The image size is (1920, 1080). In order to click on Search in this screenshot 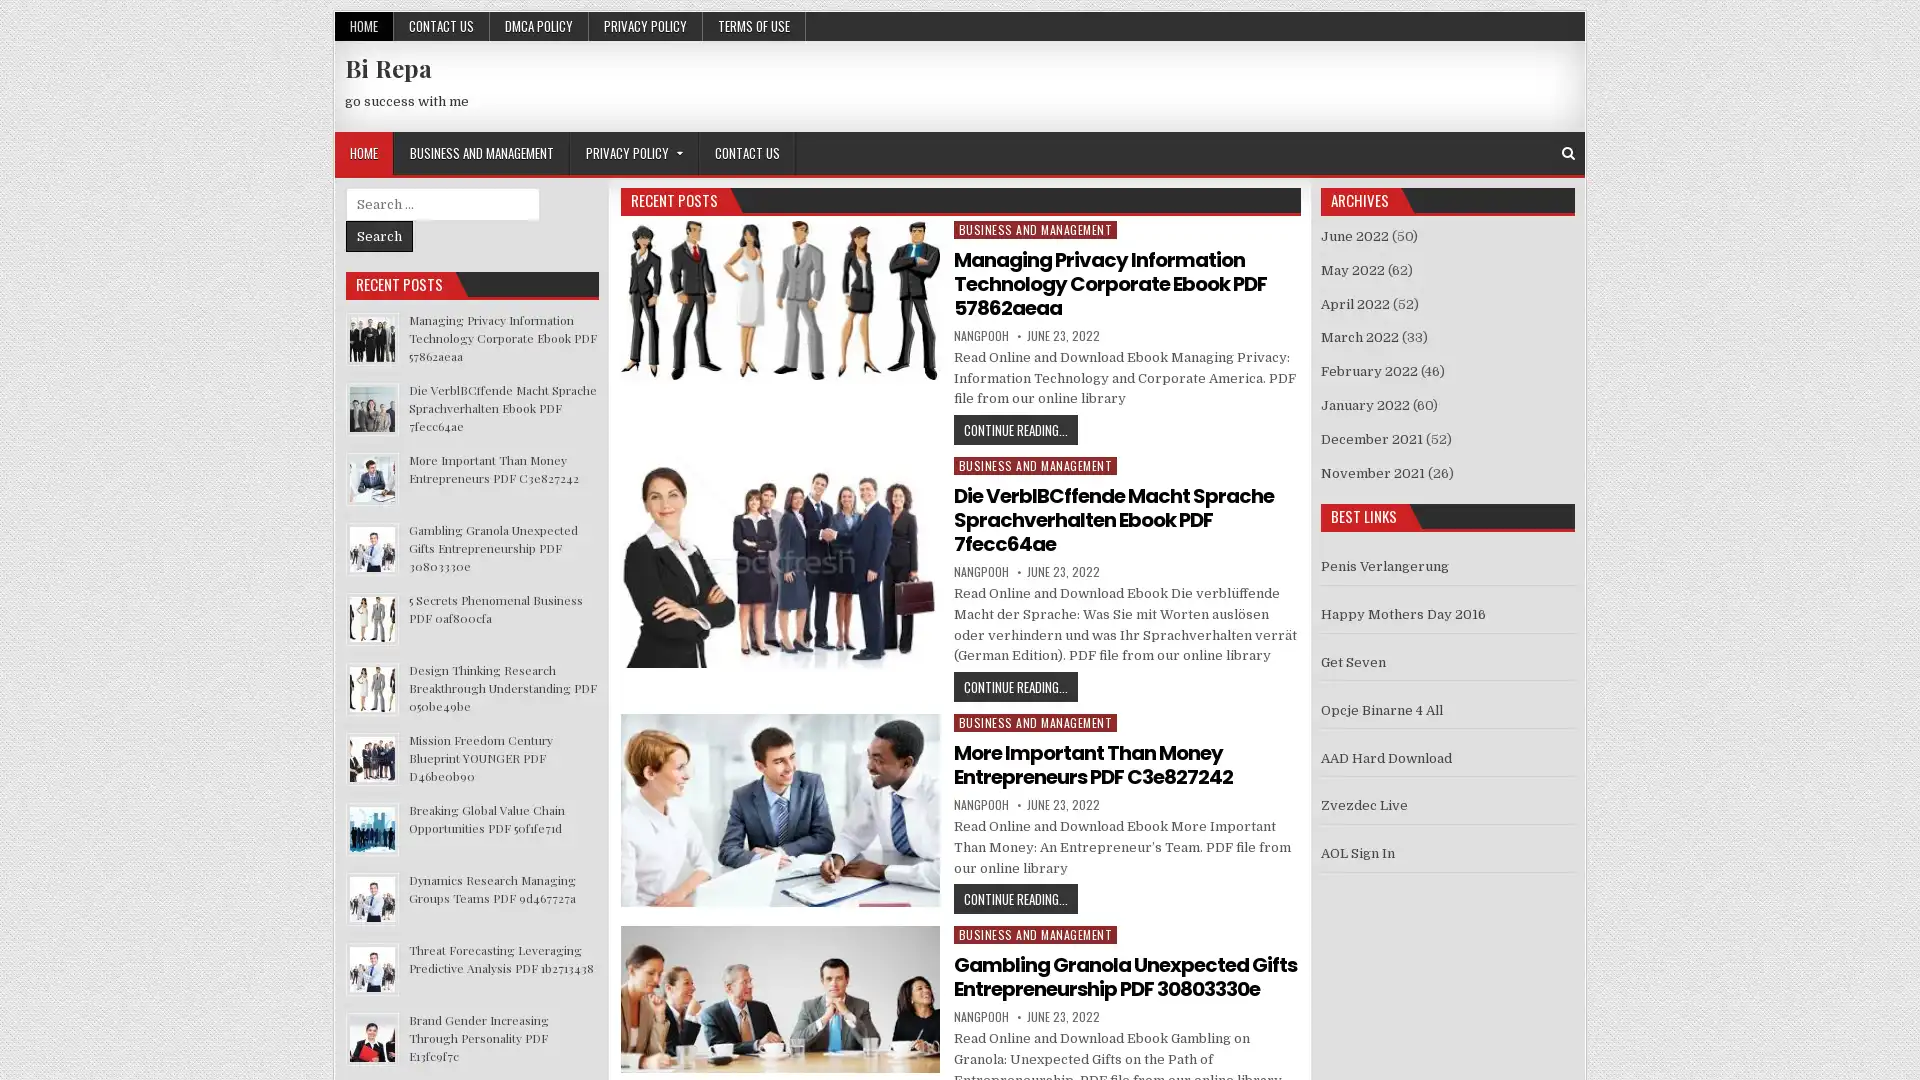, I will do `click(378, 235)`.